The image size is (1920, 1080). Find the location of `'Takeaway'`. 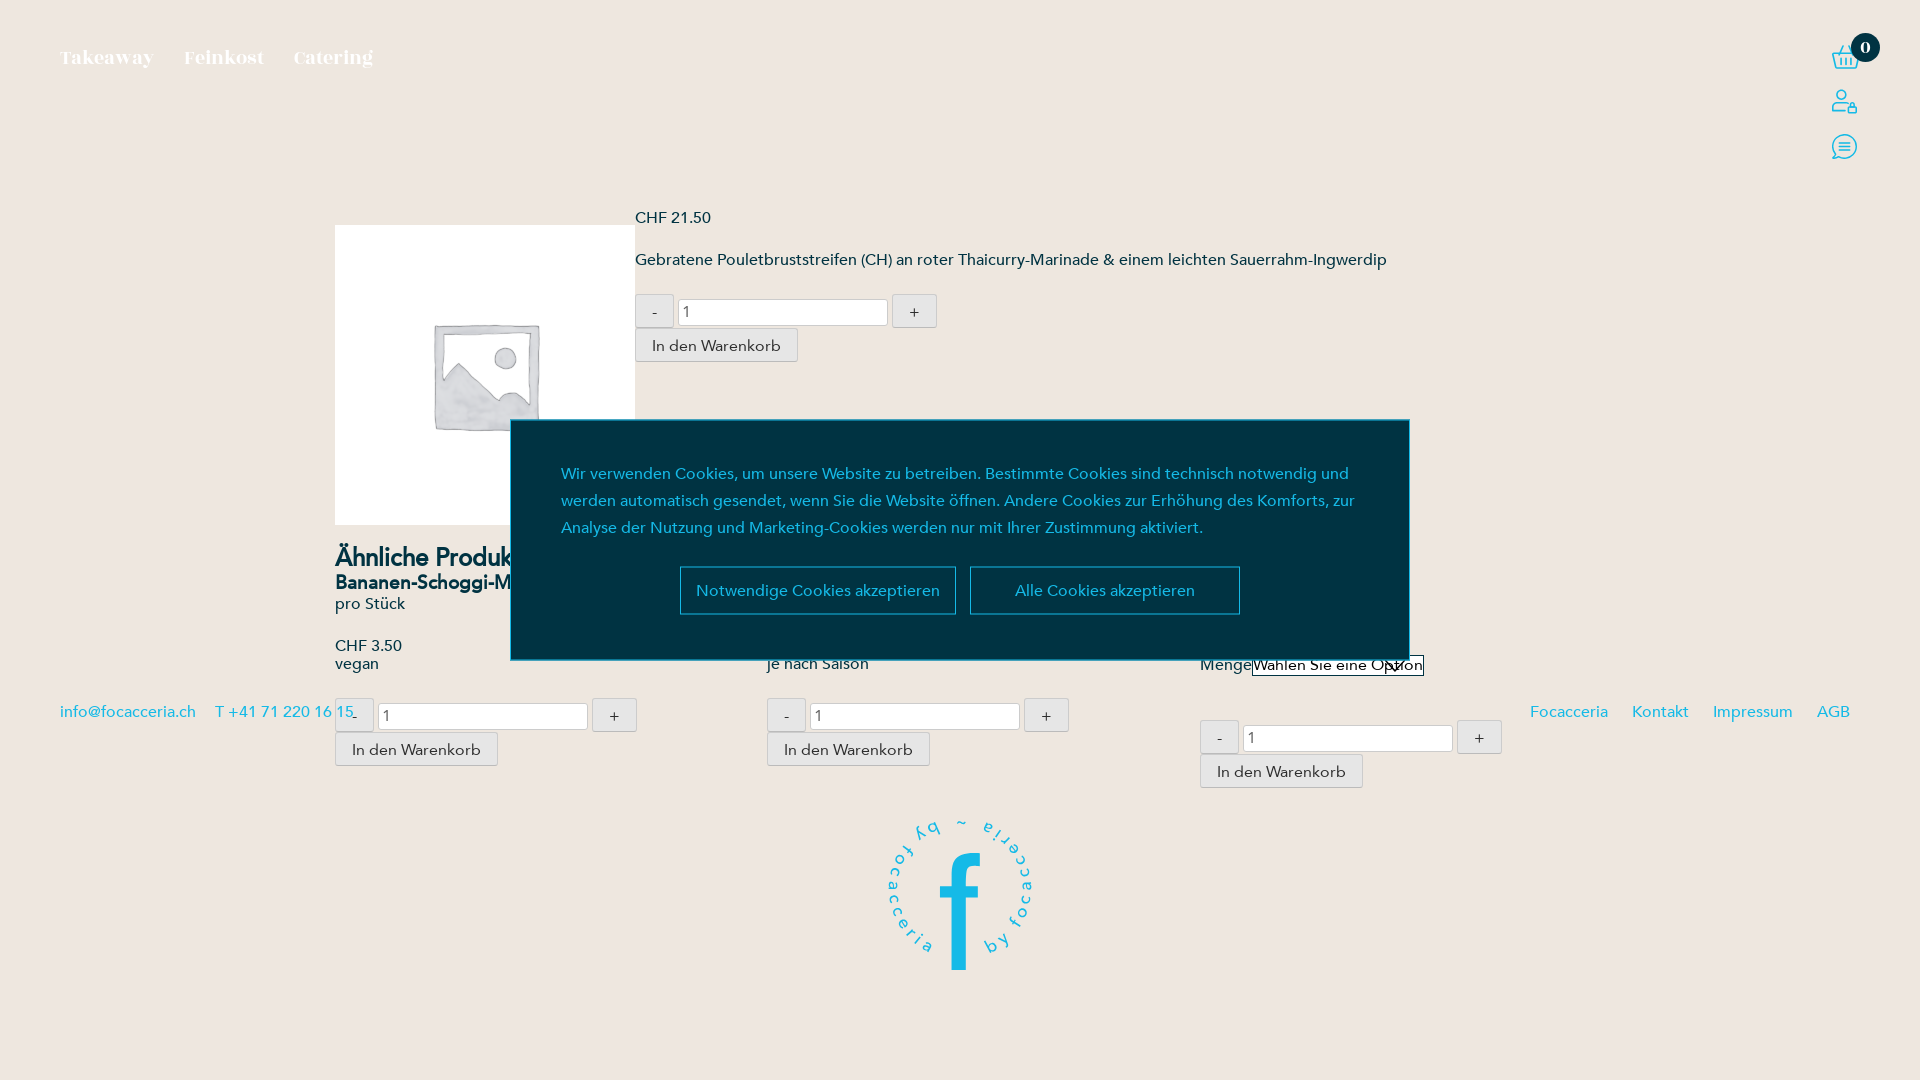

'Takeaway' is located at coordinates (105, 56).